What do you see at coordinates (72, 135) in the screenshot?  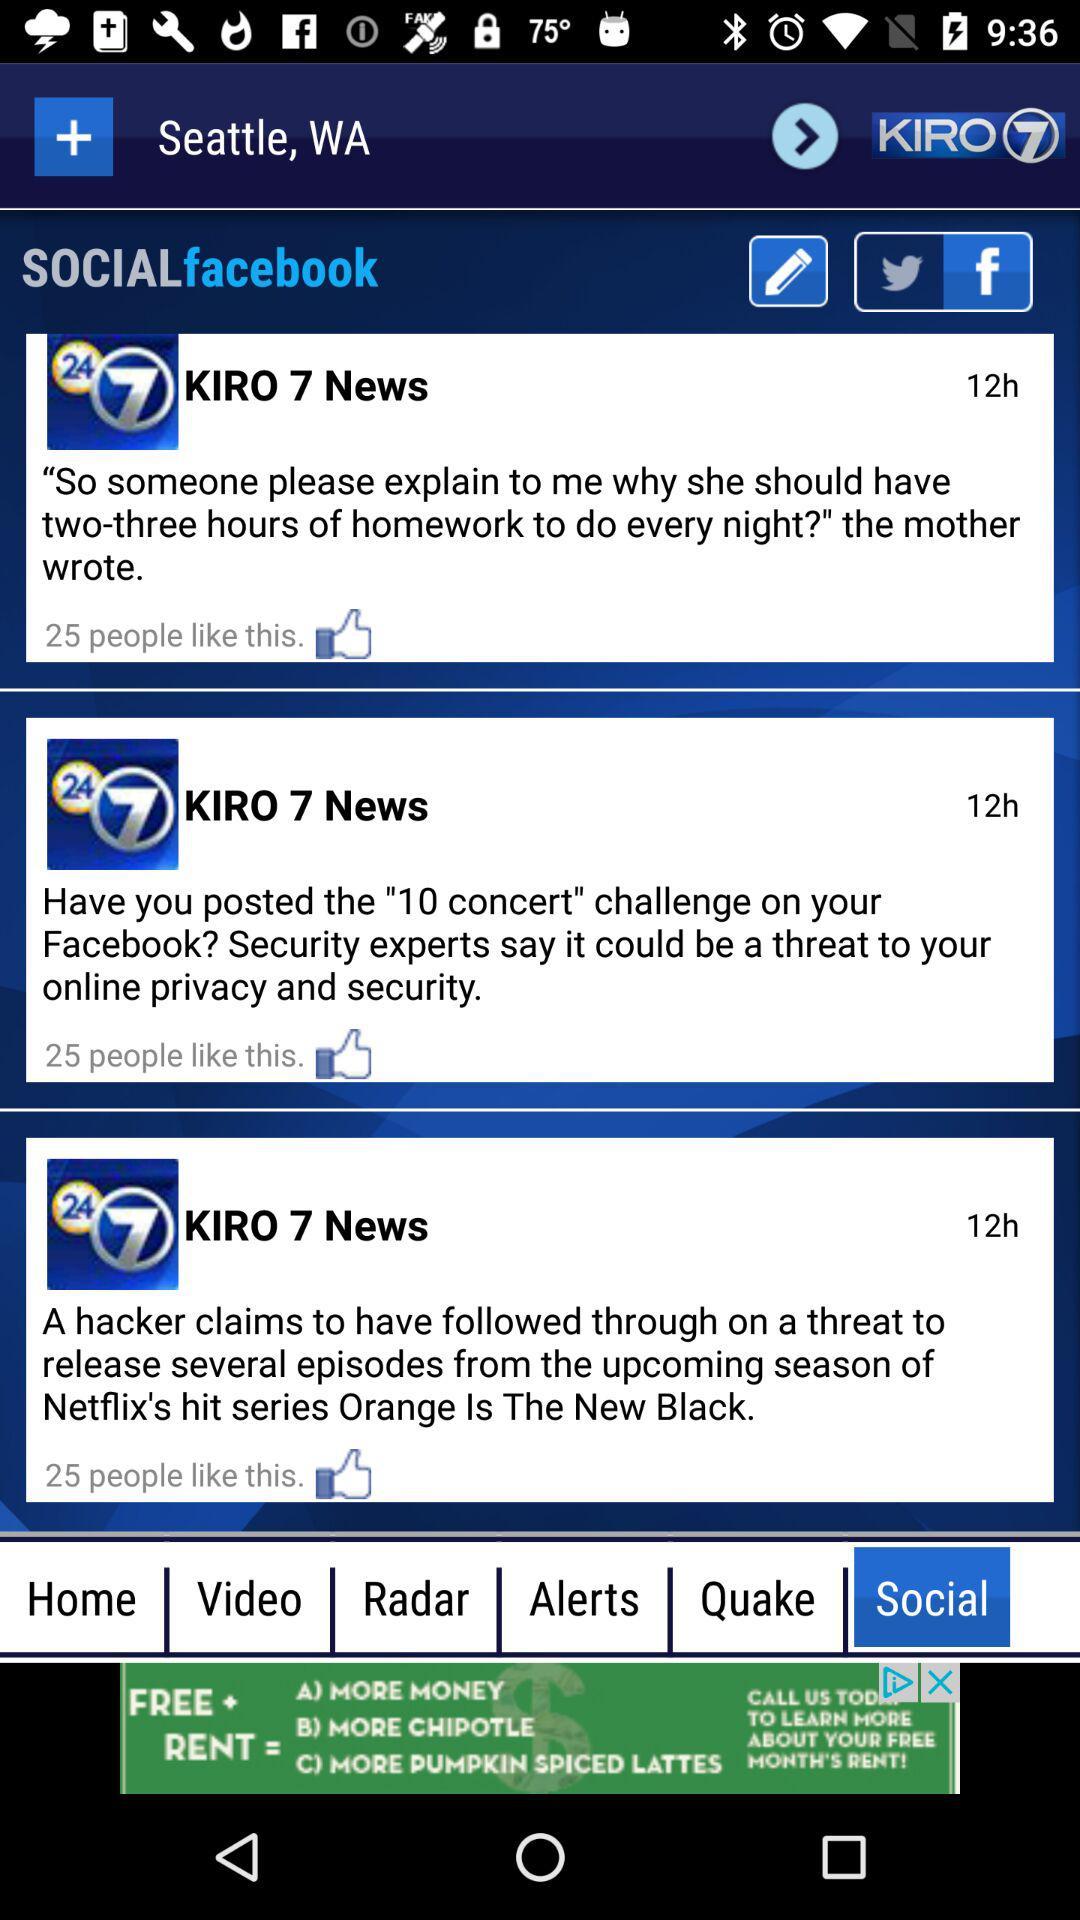 I see `the add icon` at bounding box center [72, 135].